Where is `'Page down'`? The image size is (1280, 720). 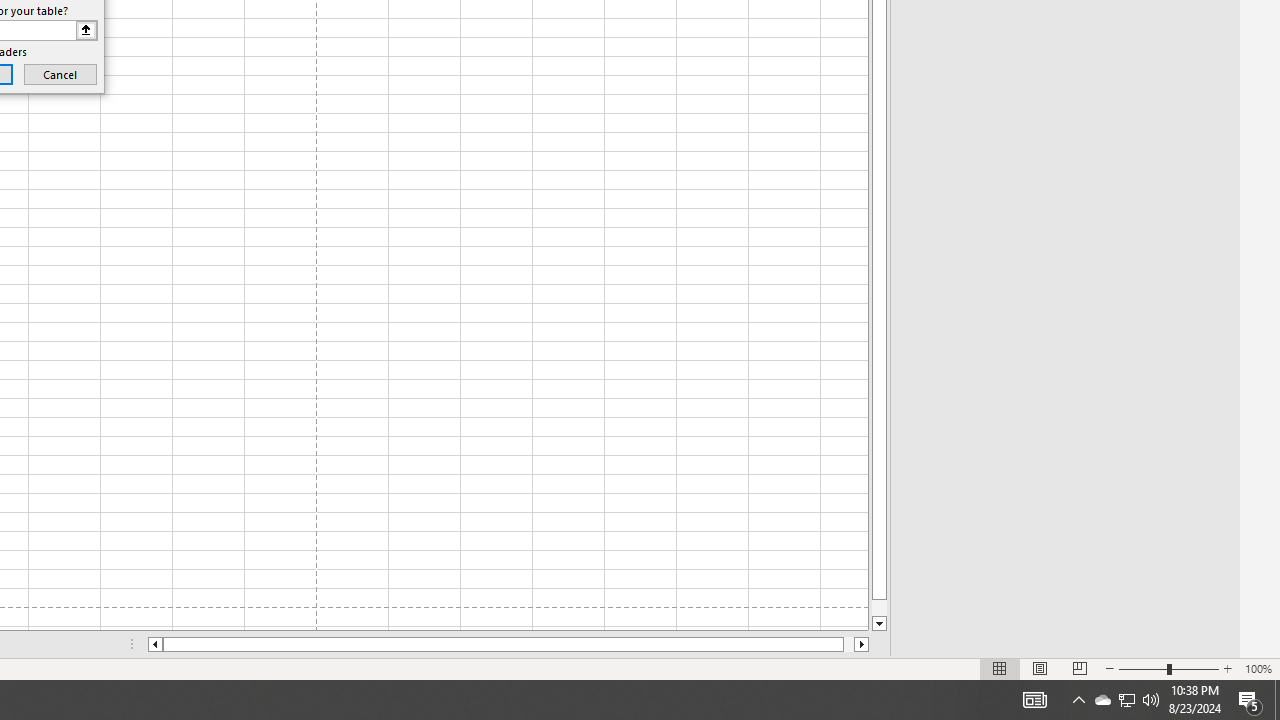
'Page down' is located at coordinates (879, 607).